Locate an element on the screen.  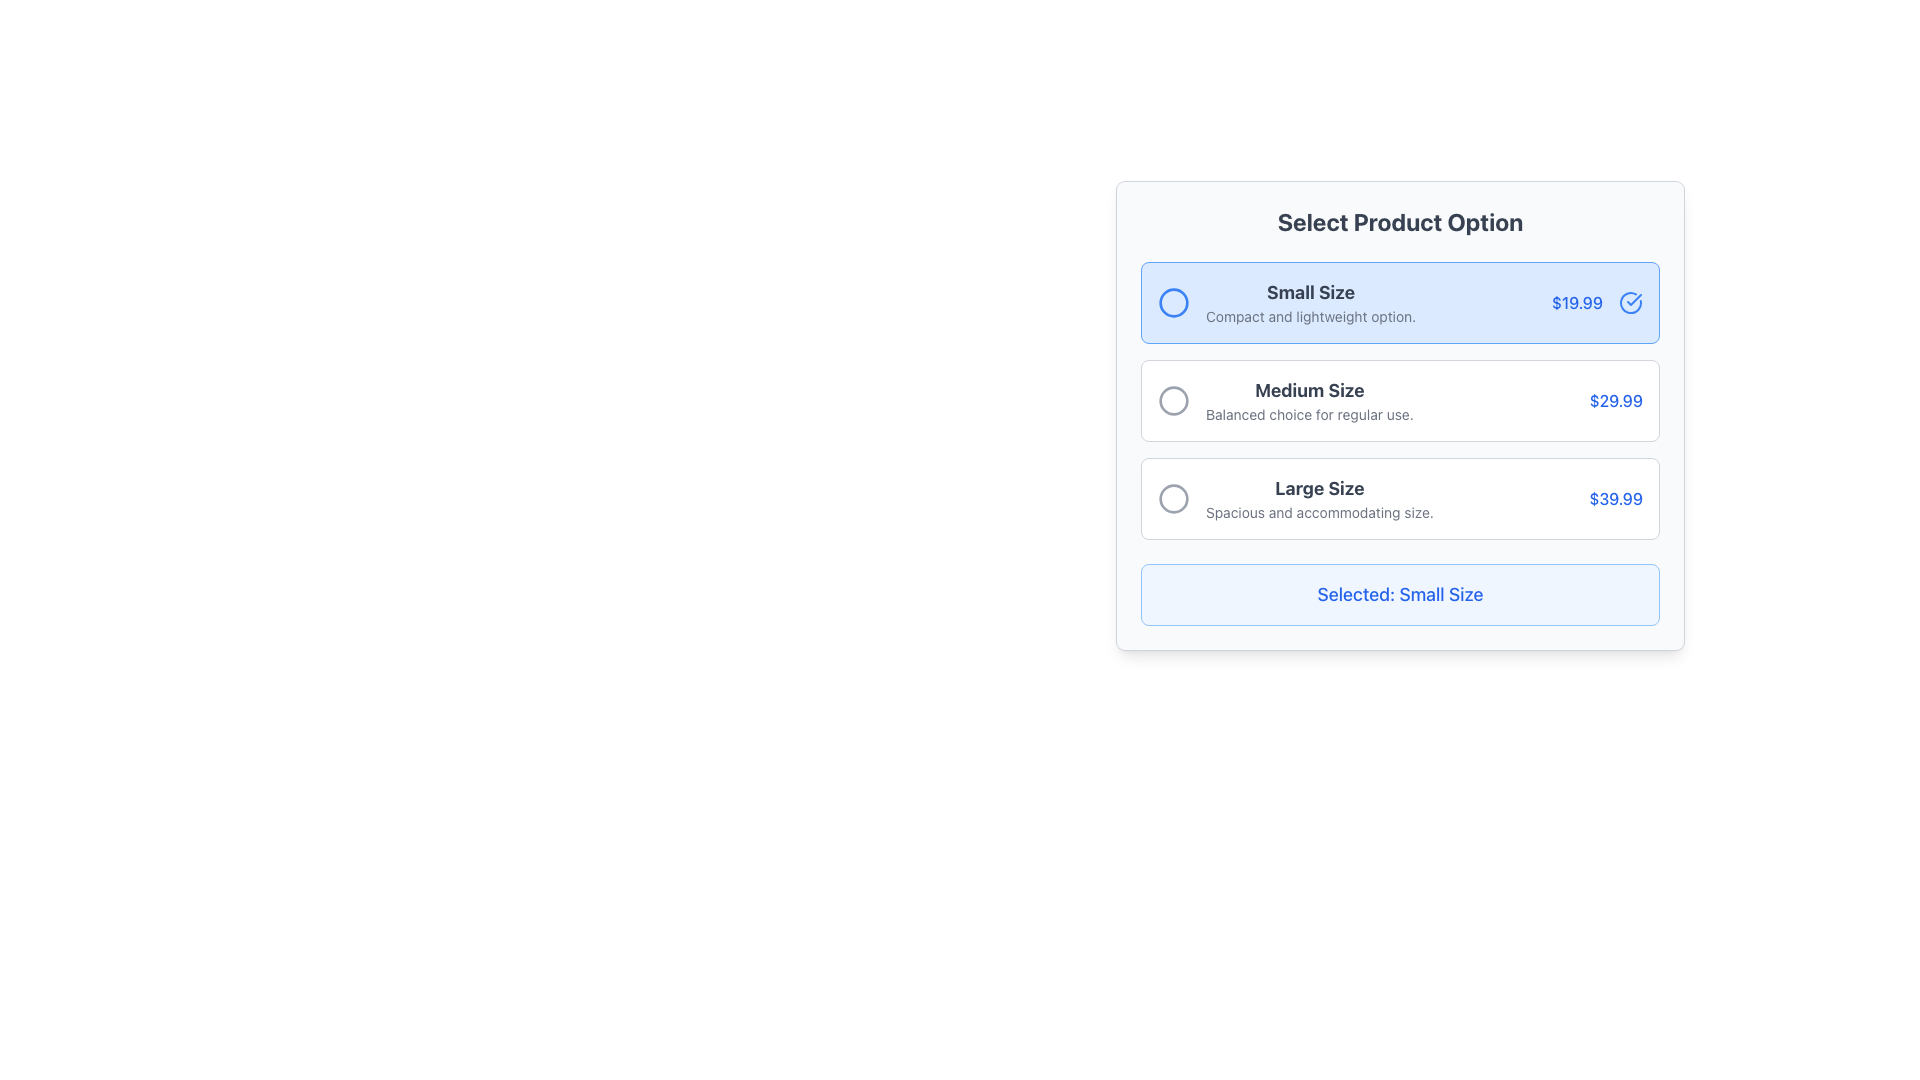
the 'Medium Size' option selector card is located at coordinates (1399, 401).